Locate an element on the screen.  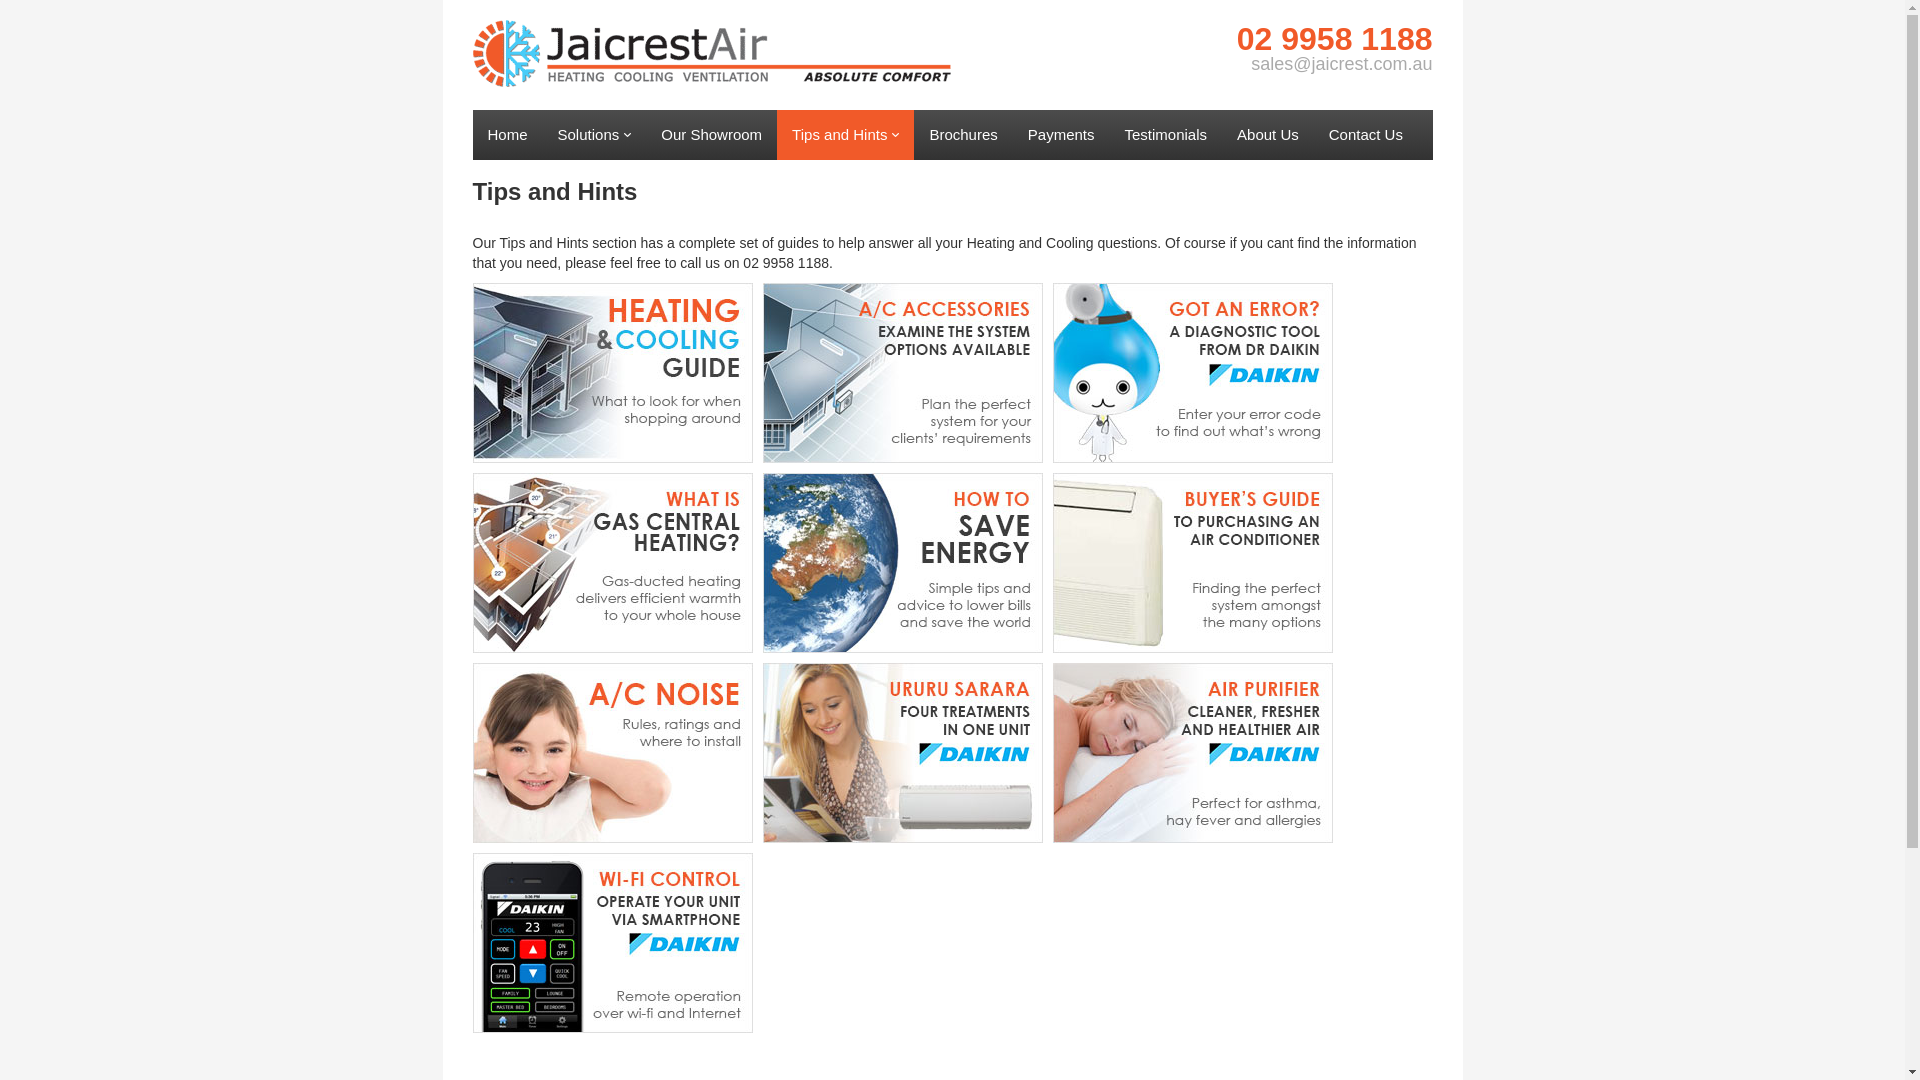
'Home' is located at coordinates (507, 135).